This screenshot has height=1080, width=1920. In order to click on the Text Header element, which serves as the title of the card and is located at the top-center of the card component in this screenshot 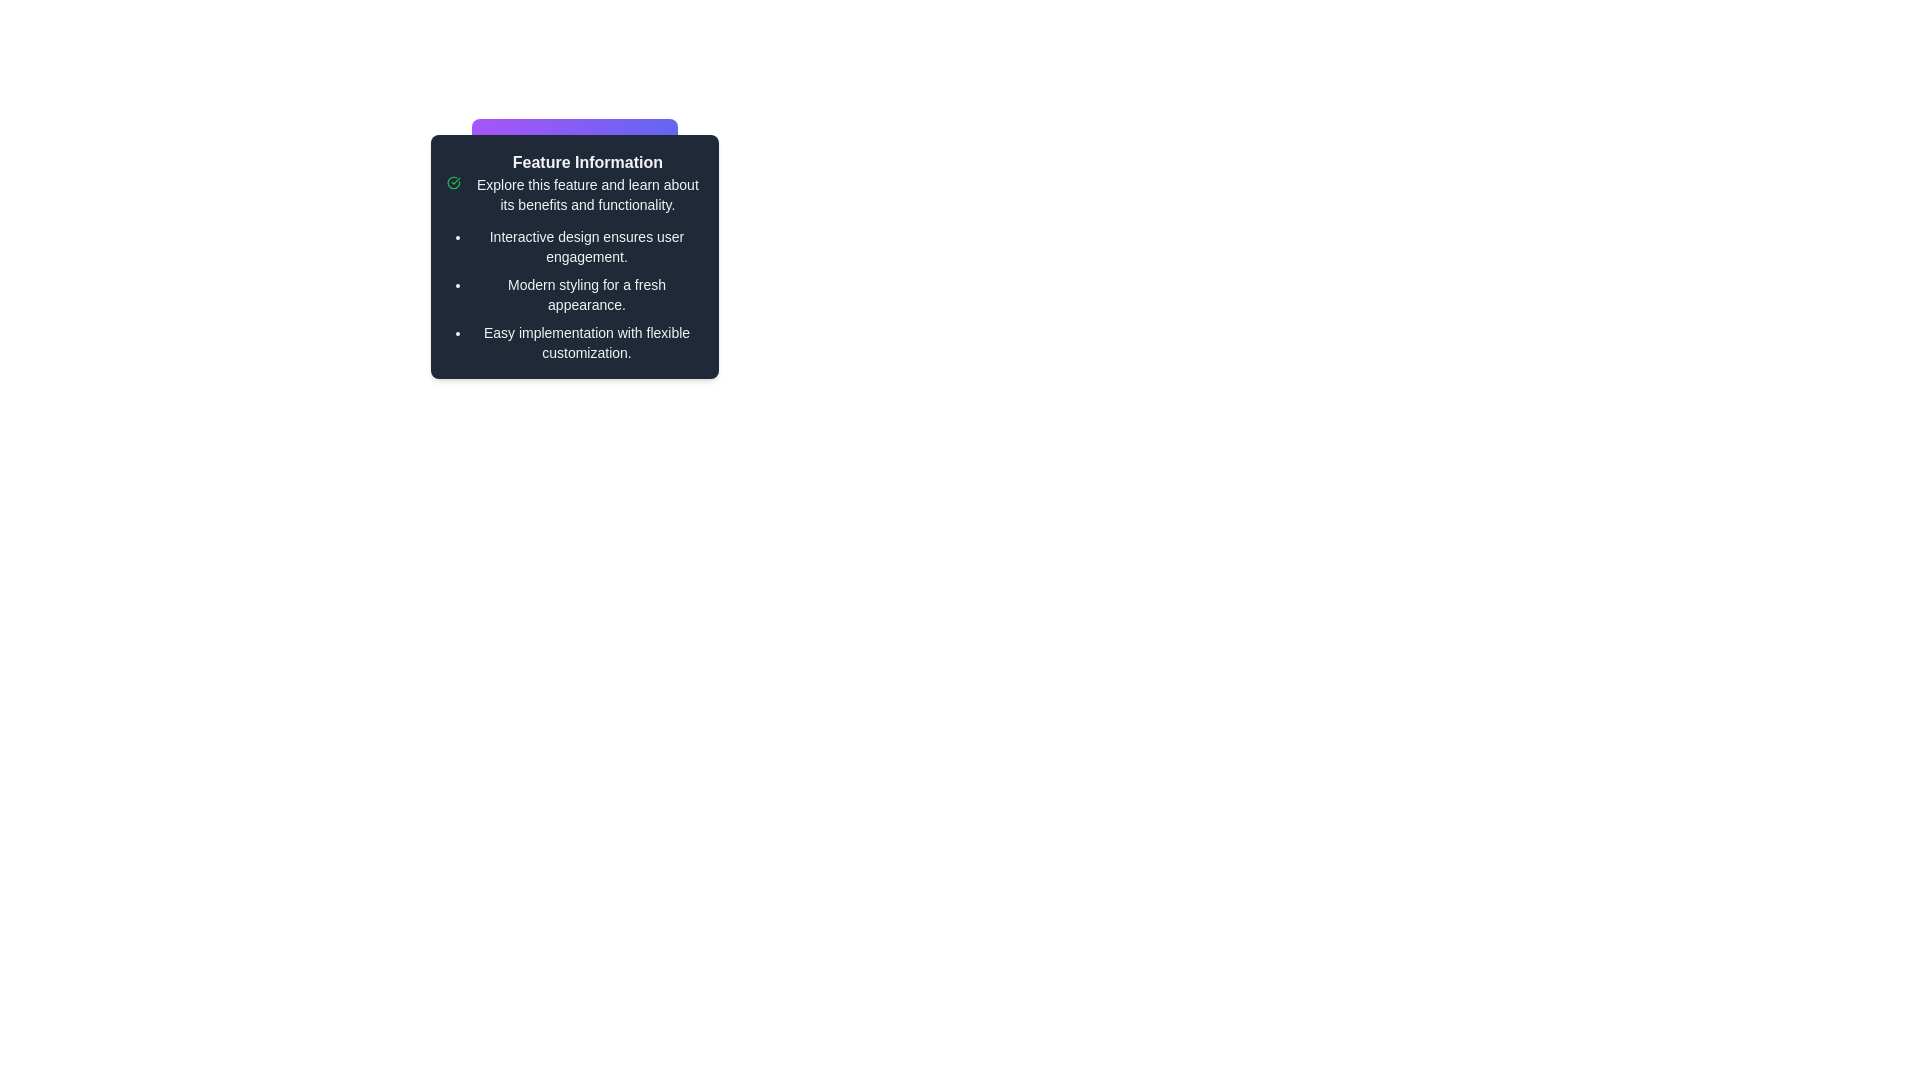, I will do `click(586, 161)`.